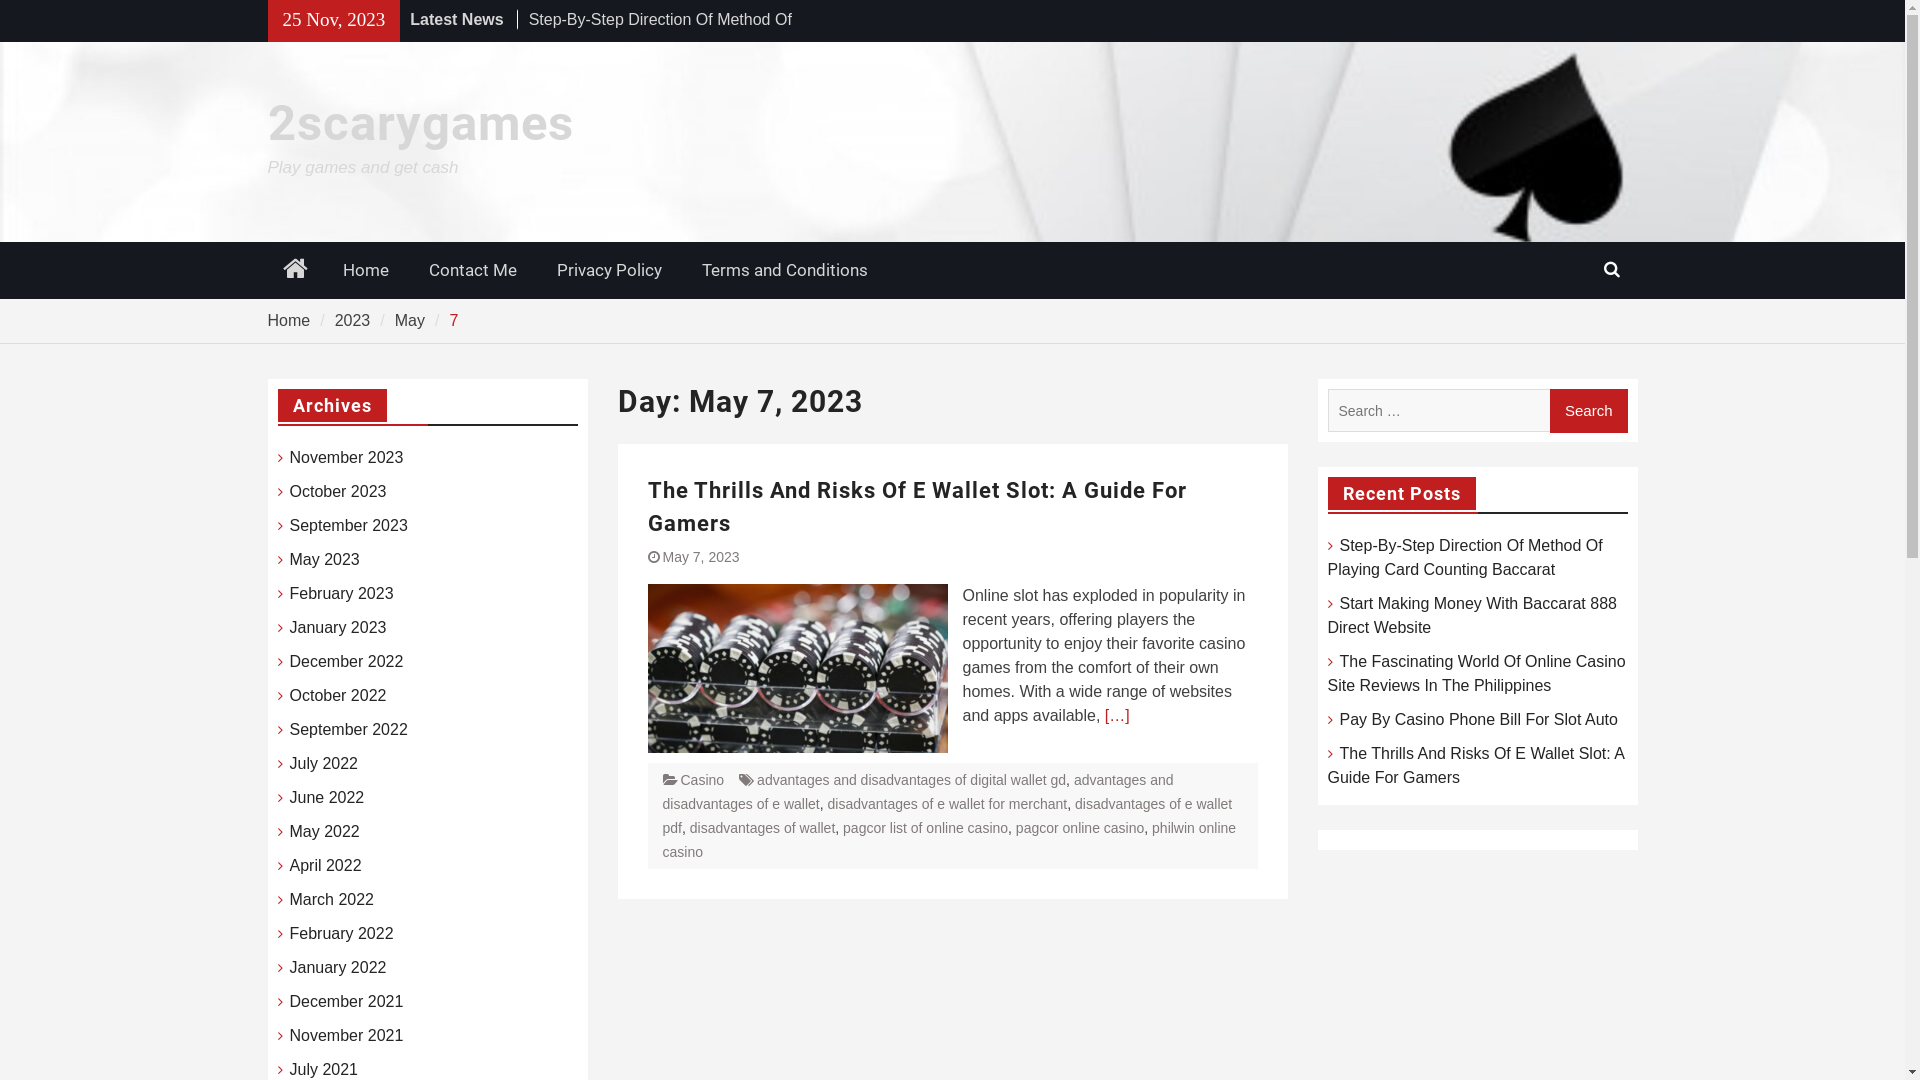 The height and width of the screenshot is (1080, 1920). Describe the element at coordinates (364, 270) in the screenshot. I see `'Home'` at that location.